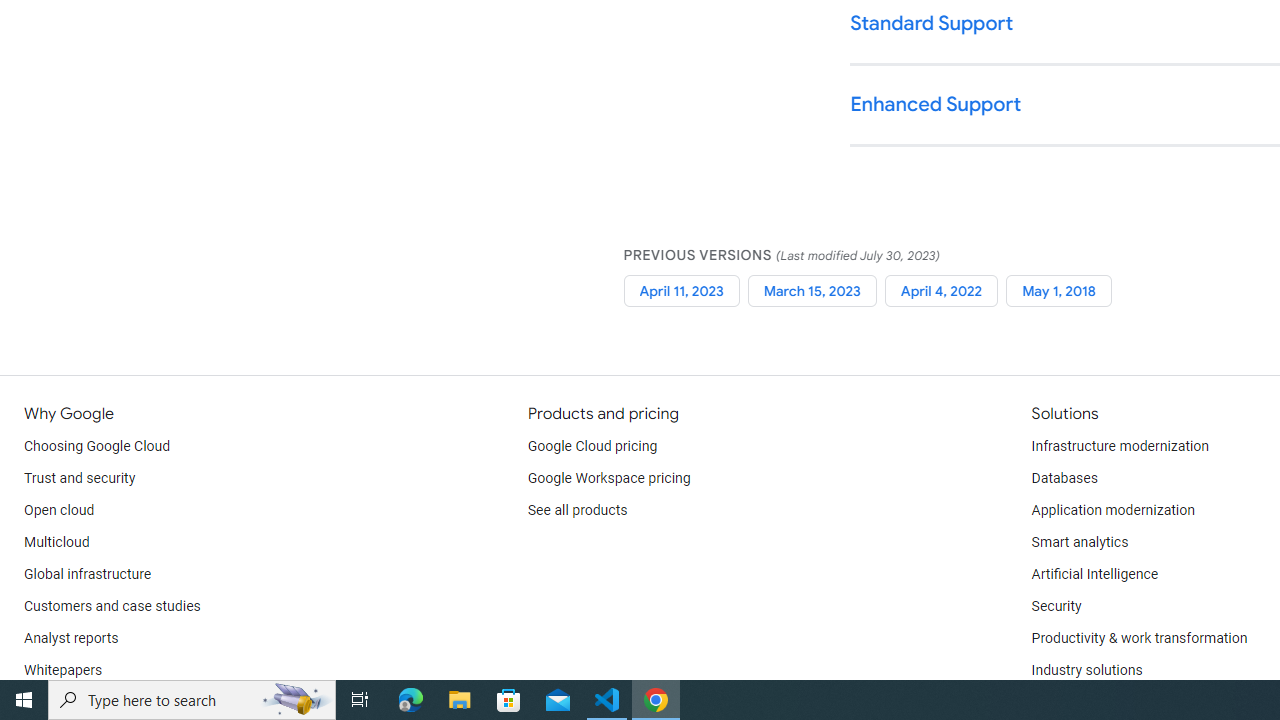 The width and height of the screenshot is (1280, 720). I want to click on 'Google Workspace pricing', so click(608, 479).